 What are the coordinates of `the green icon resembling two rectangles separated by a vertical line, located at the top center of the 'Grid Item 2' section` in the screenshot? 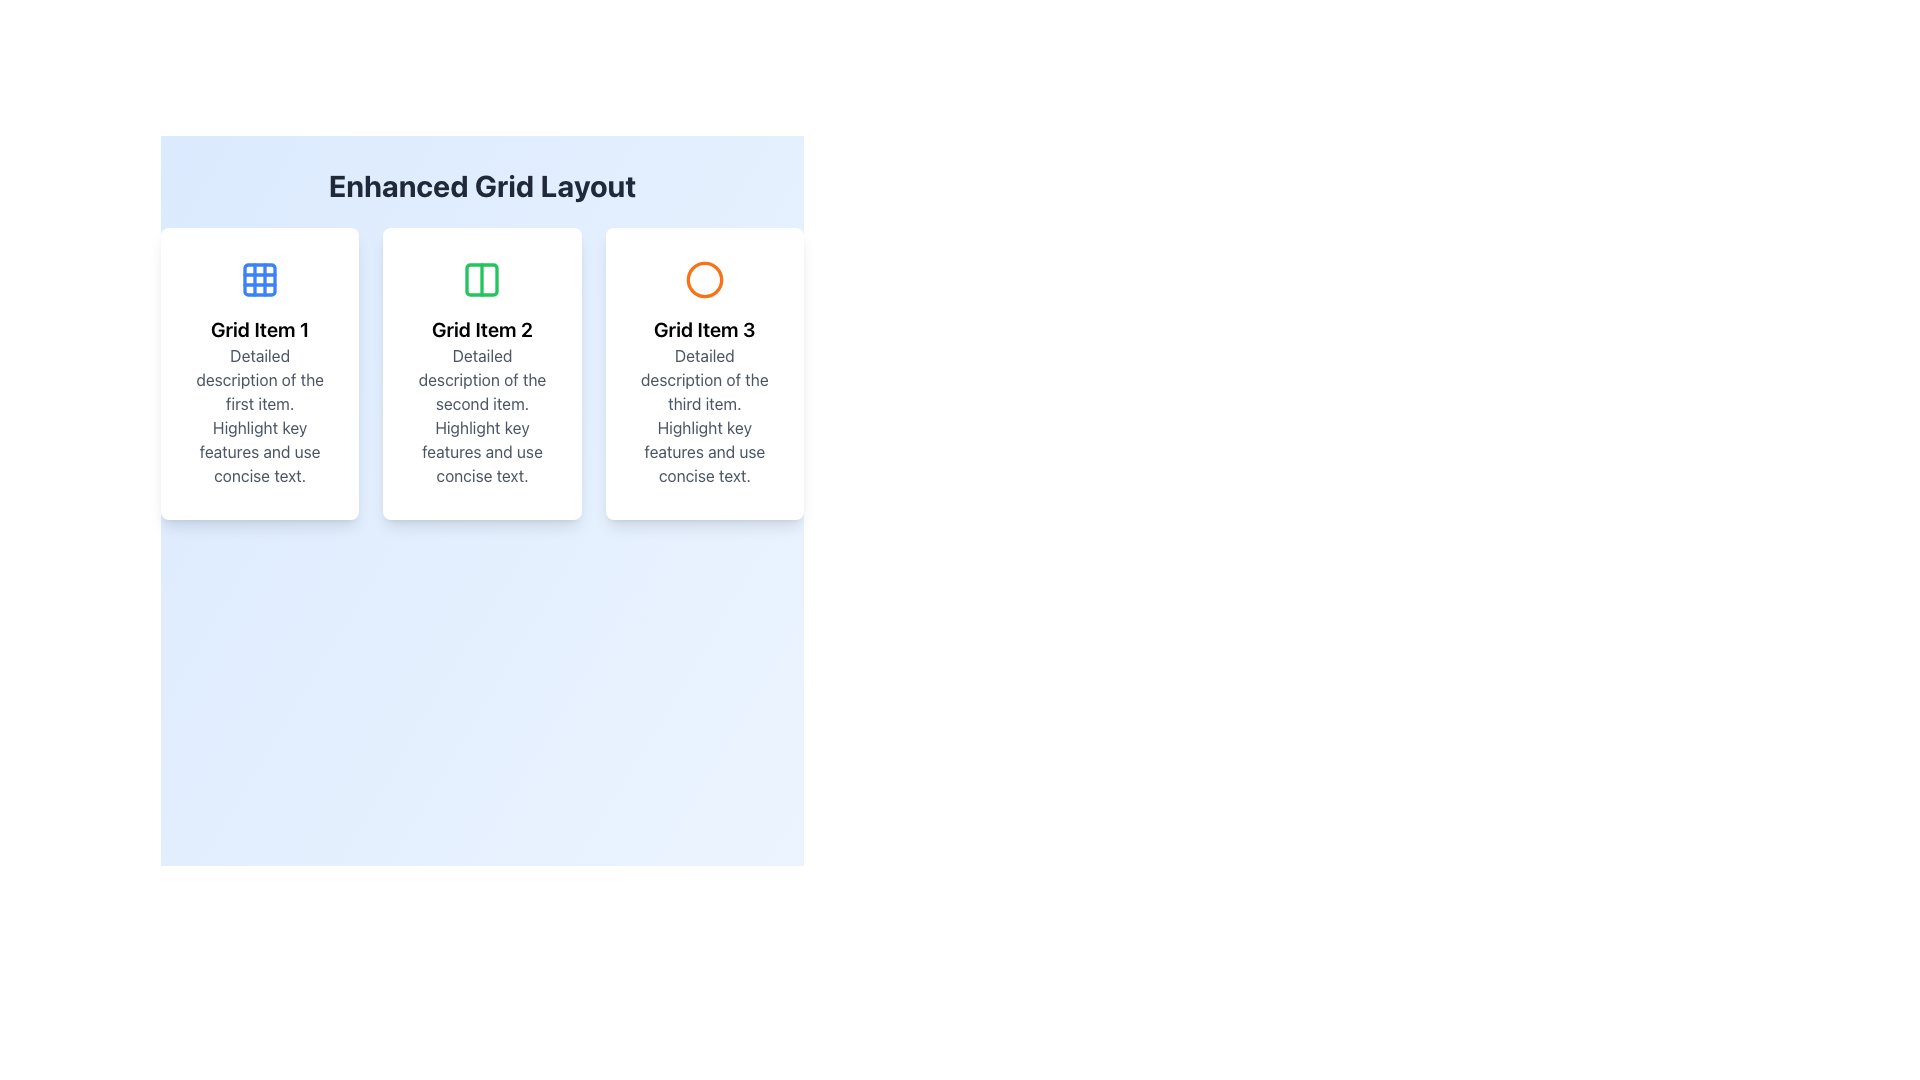 It's located at (482, 280).